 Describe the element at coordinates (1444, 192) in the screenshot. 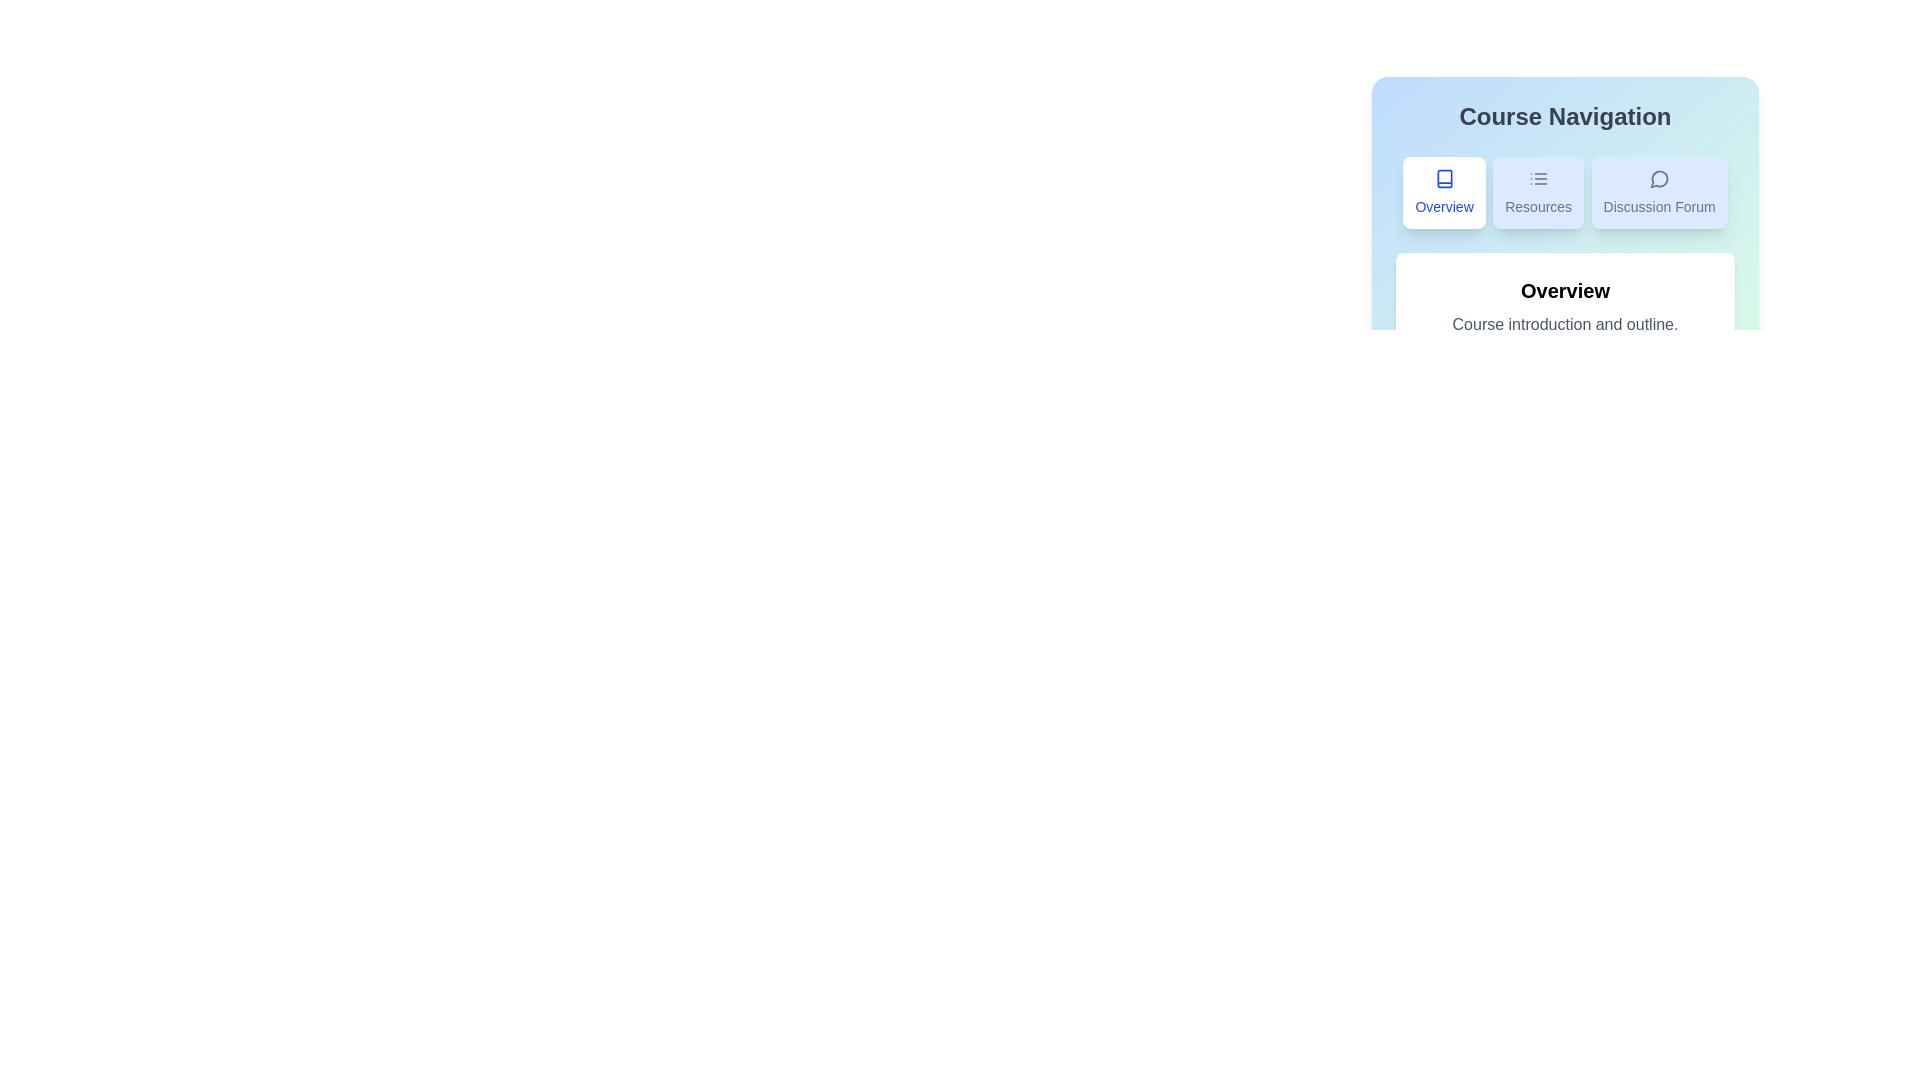

I see `the Overview tab` at that location.